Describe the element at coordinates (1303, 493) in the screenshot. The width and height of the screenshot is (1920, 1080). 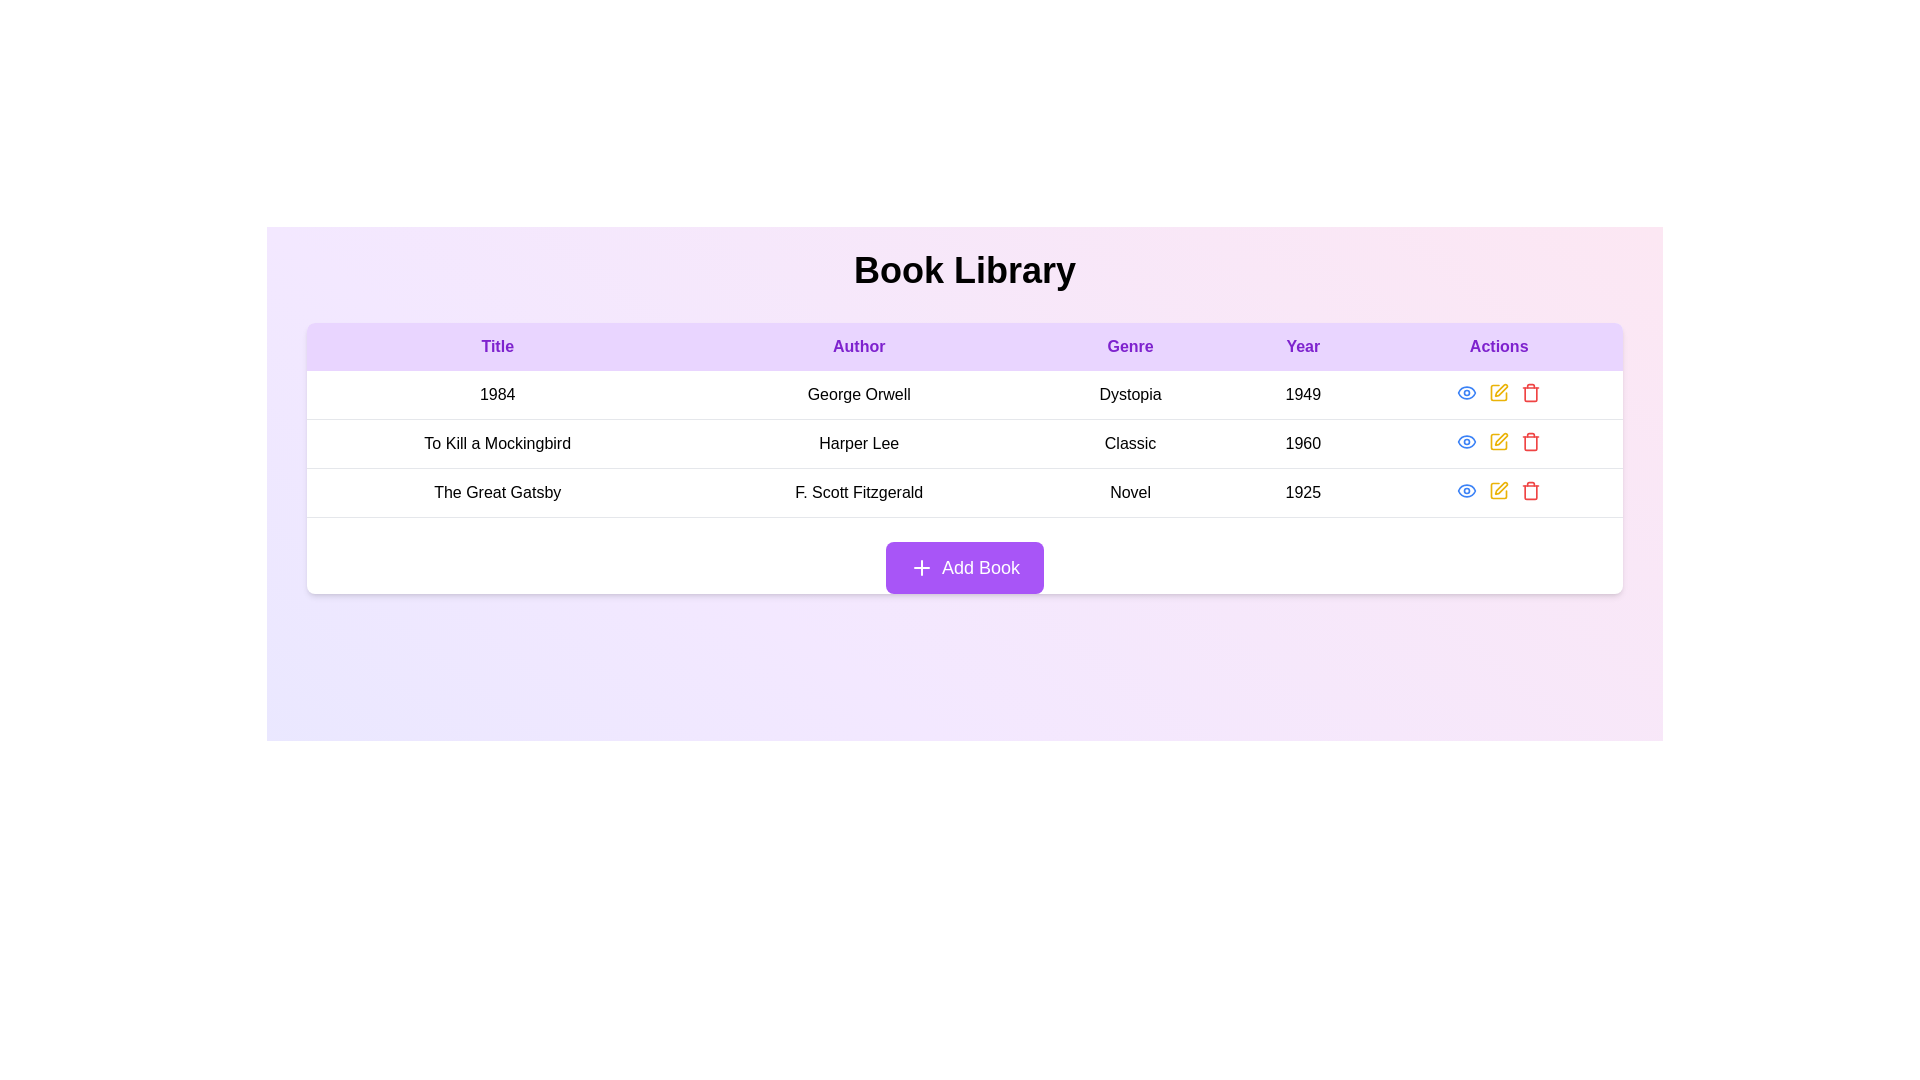
I see `the text displaying the publication year of 'The Great Gatsby' in the library's table, located in the fourth column under the 'Year' header` at that location.